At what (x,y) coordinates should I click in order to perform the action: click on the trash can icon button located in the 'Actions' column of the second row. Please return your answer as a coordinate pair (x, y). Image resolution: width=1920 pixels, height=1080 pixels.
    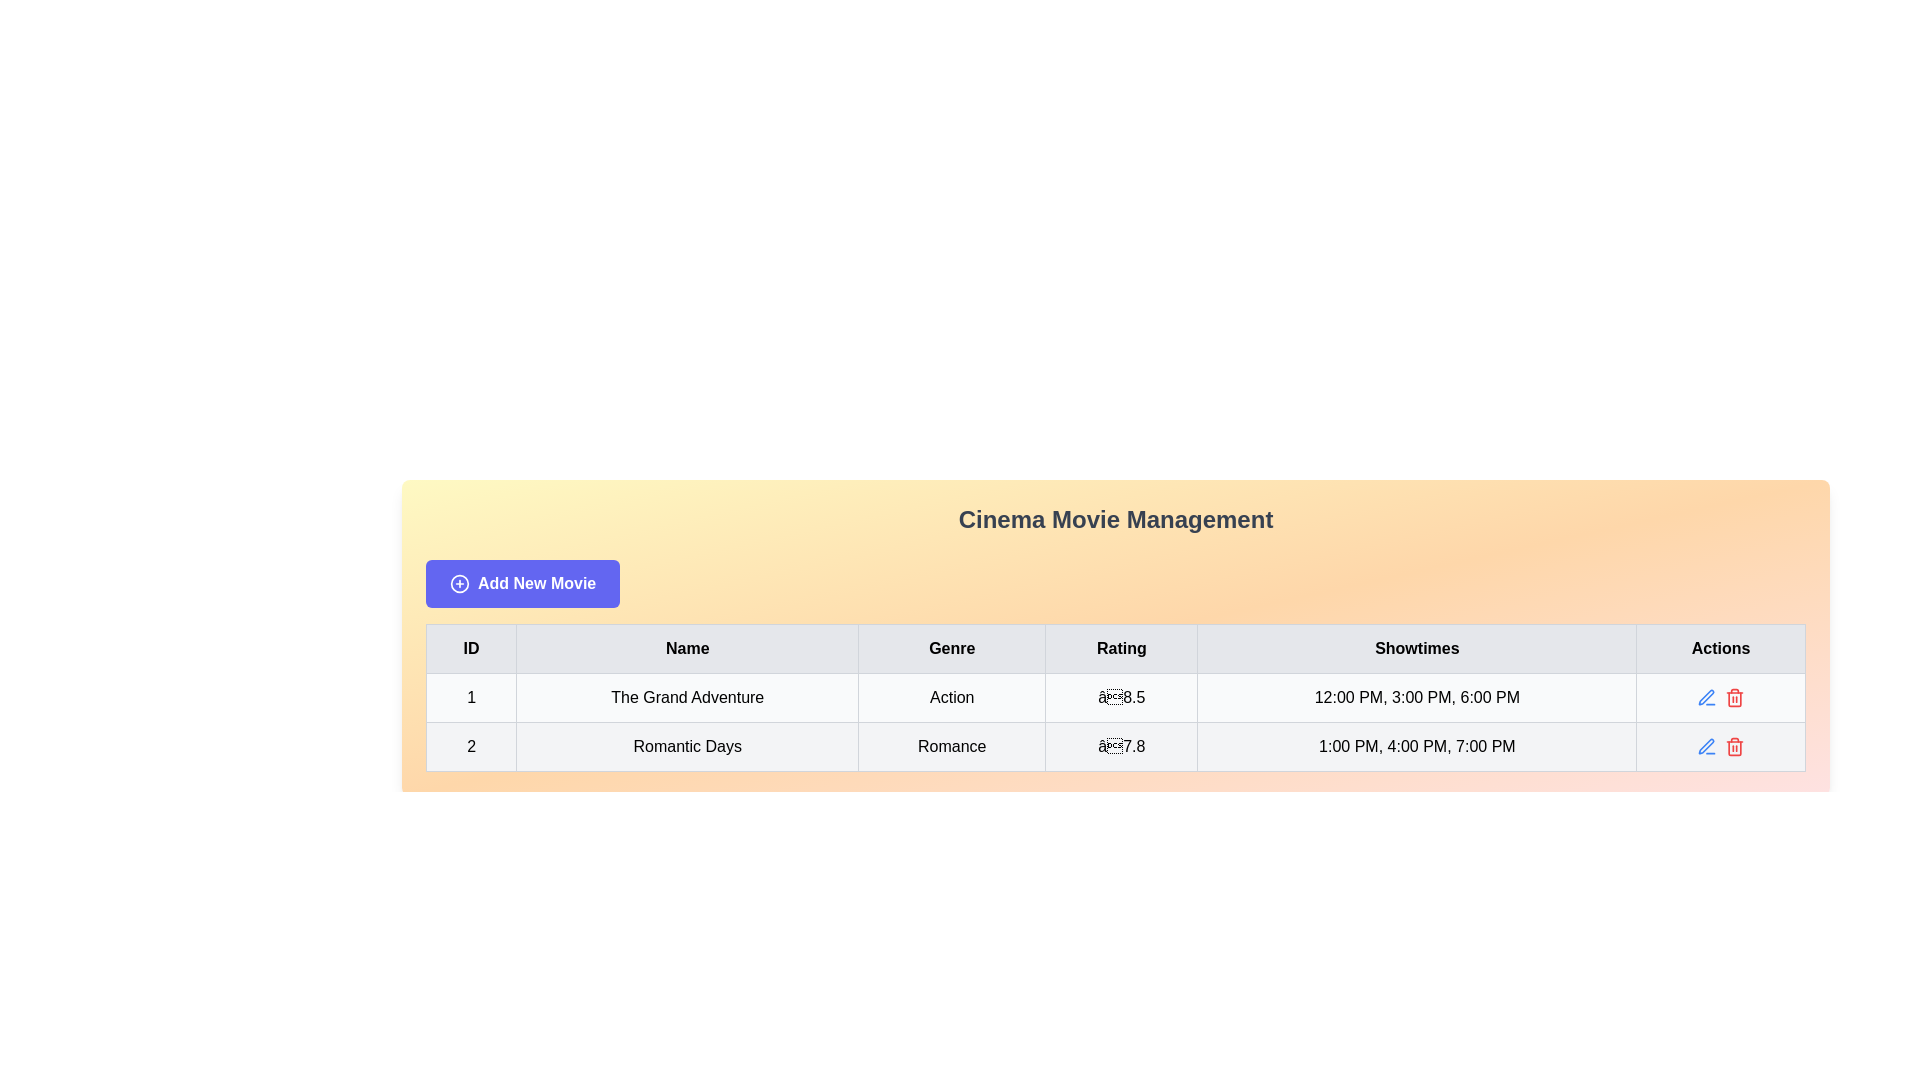
    Looking at the image, I should click on (1733, 747).